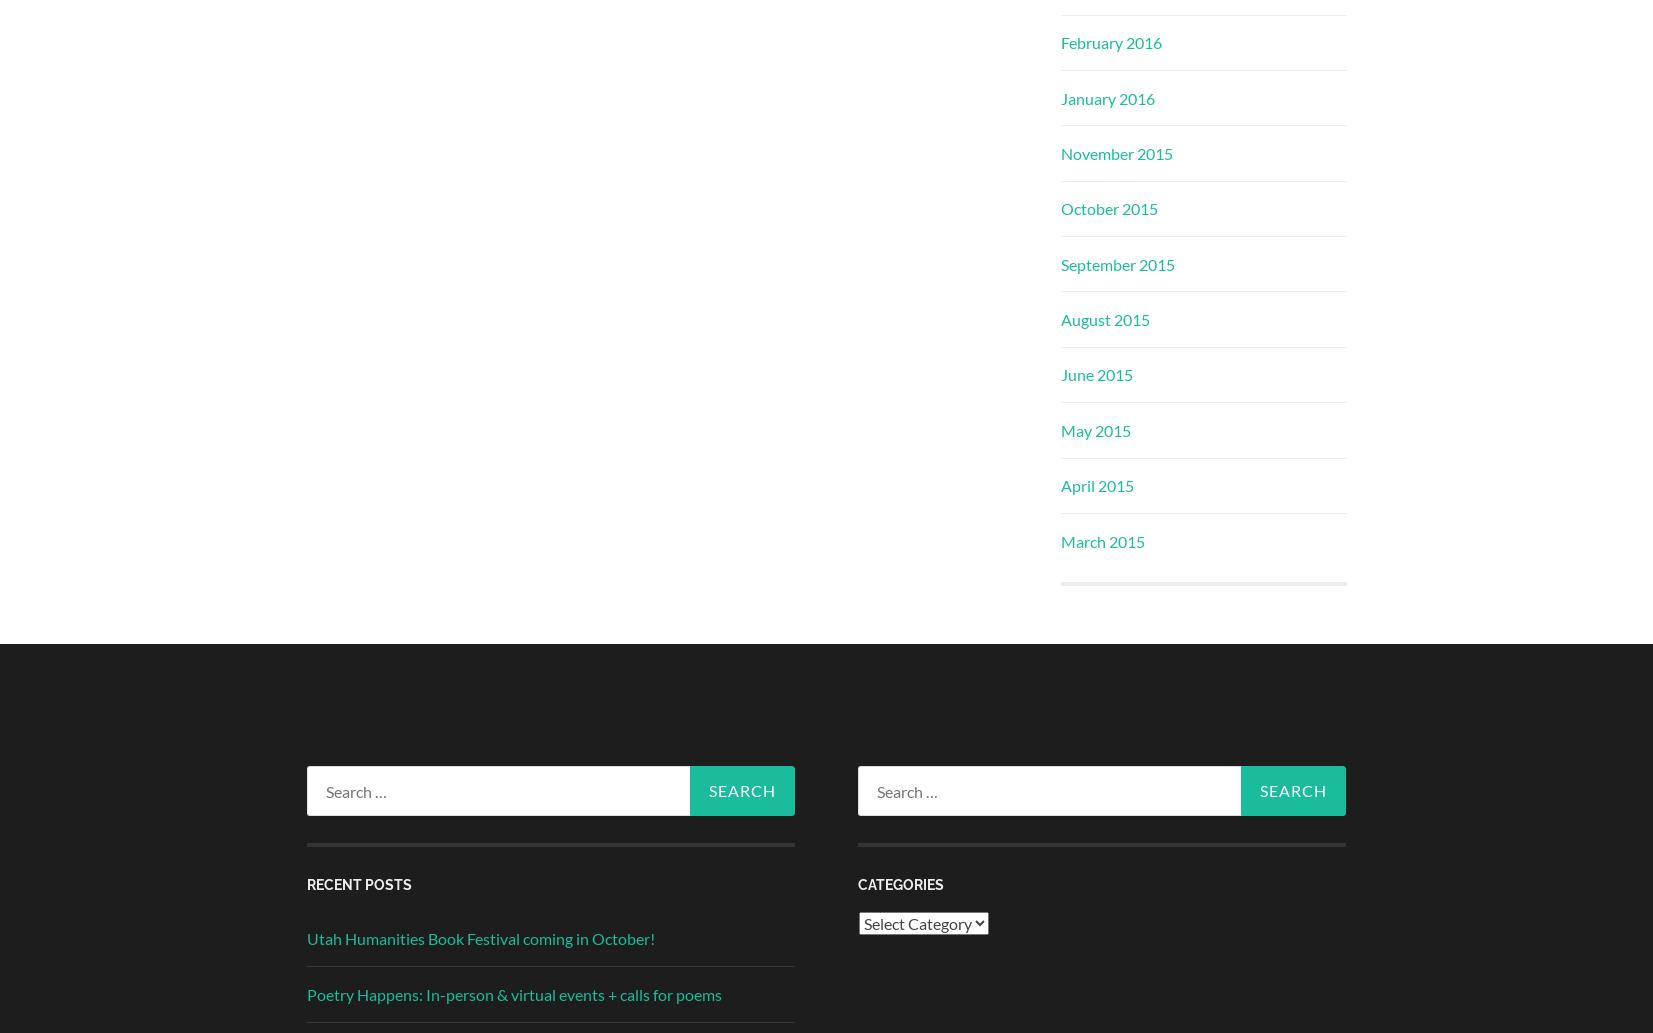 The width and height of the screenshot is (1653, 1033). Describe the element at coordinates (479, 937) in the screenshot. I see `'Utah Humanities Book Festival coming in October!'` at that location.